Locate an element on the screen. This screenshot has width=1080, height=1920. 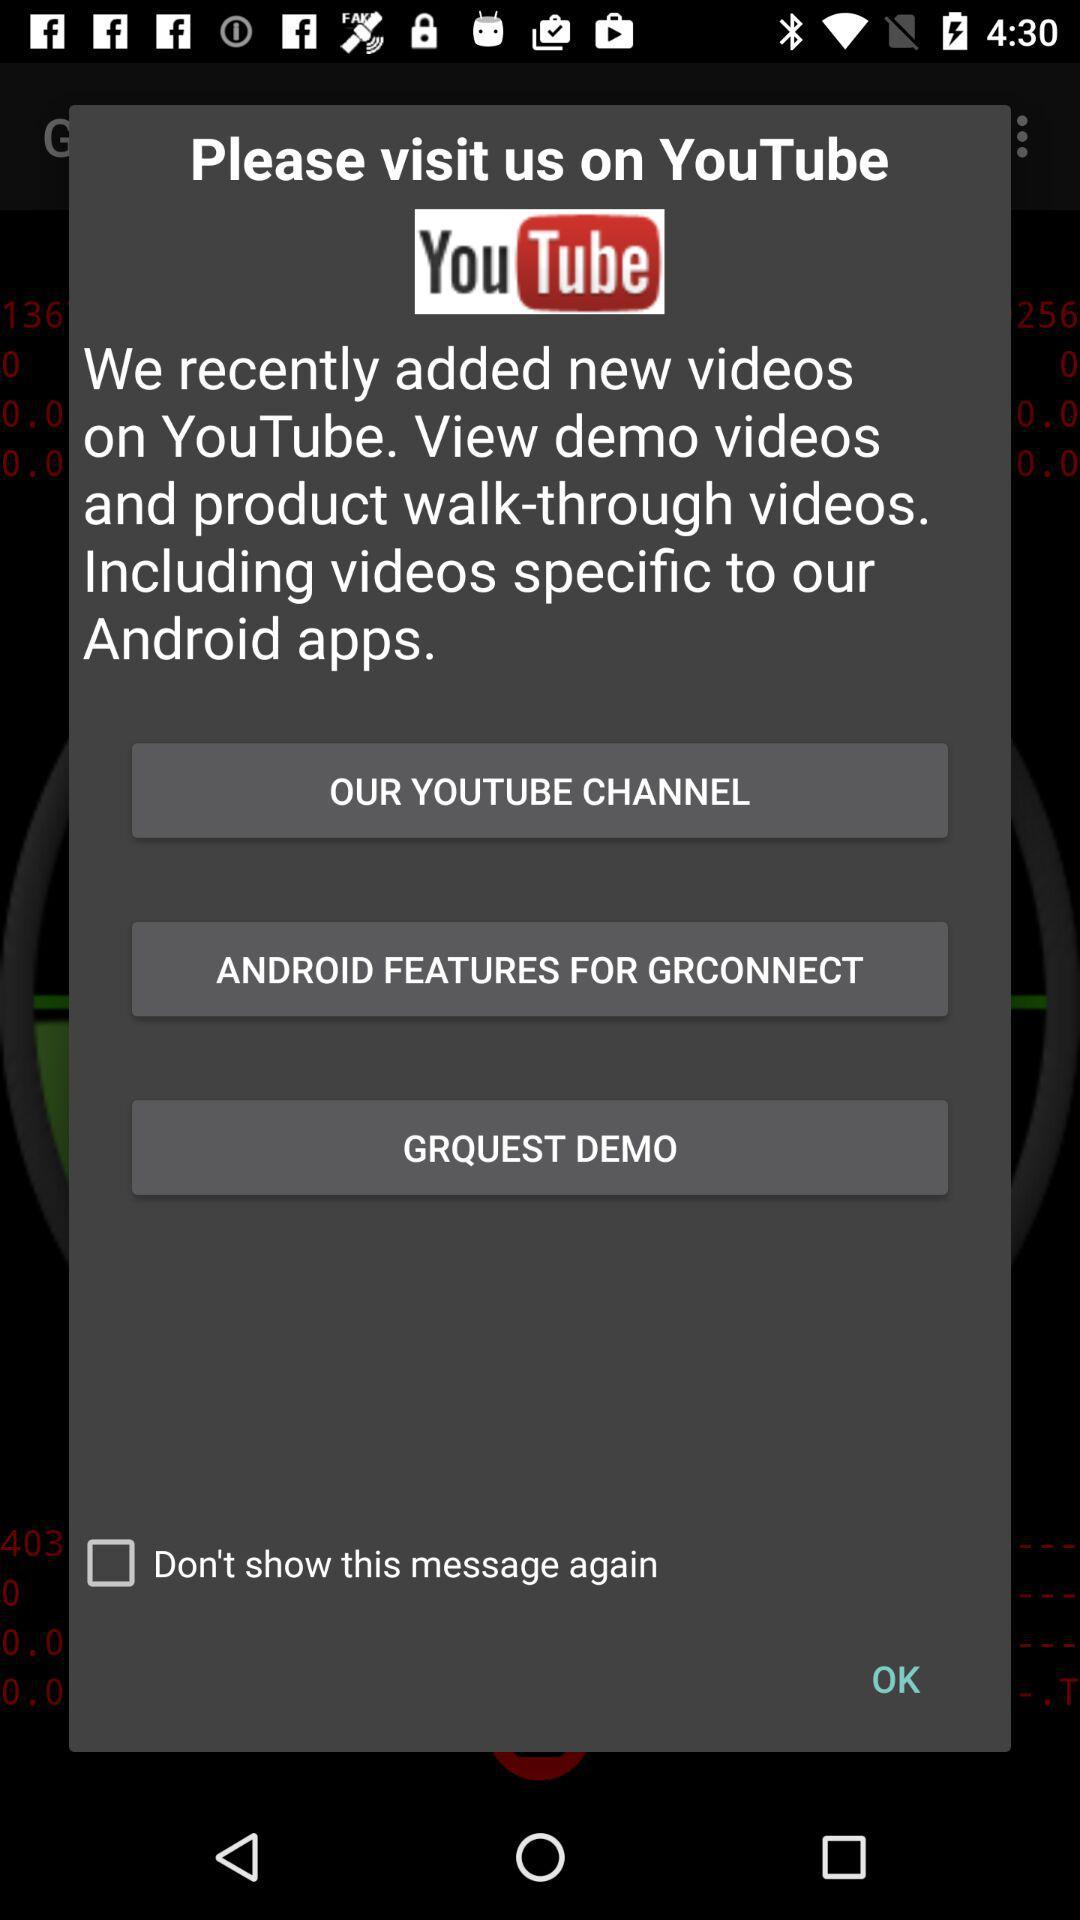
the button to the left of ok item is located at coordinates (363, 1562).